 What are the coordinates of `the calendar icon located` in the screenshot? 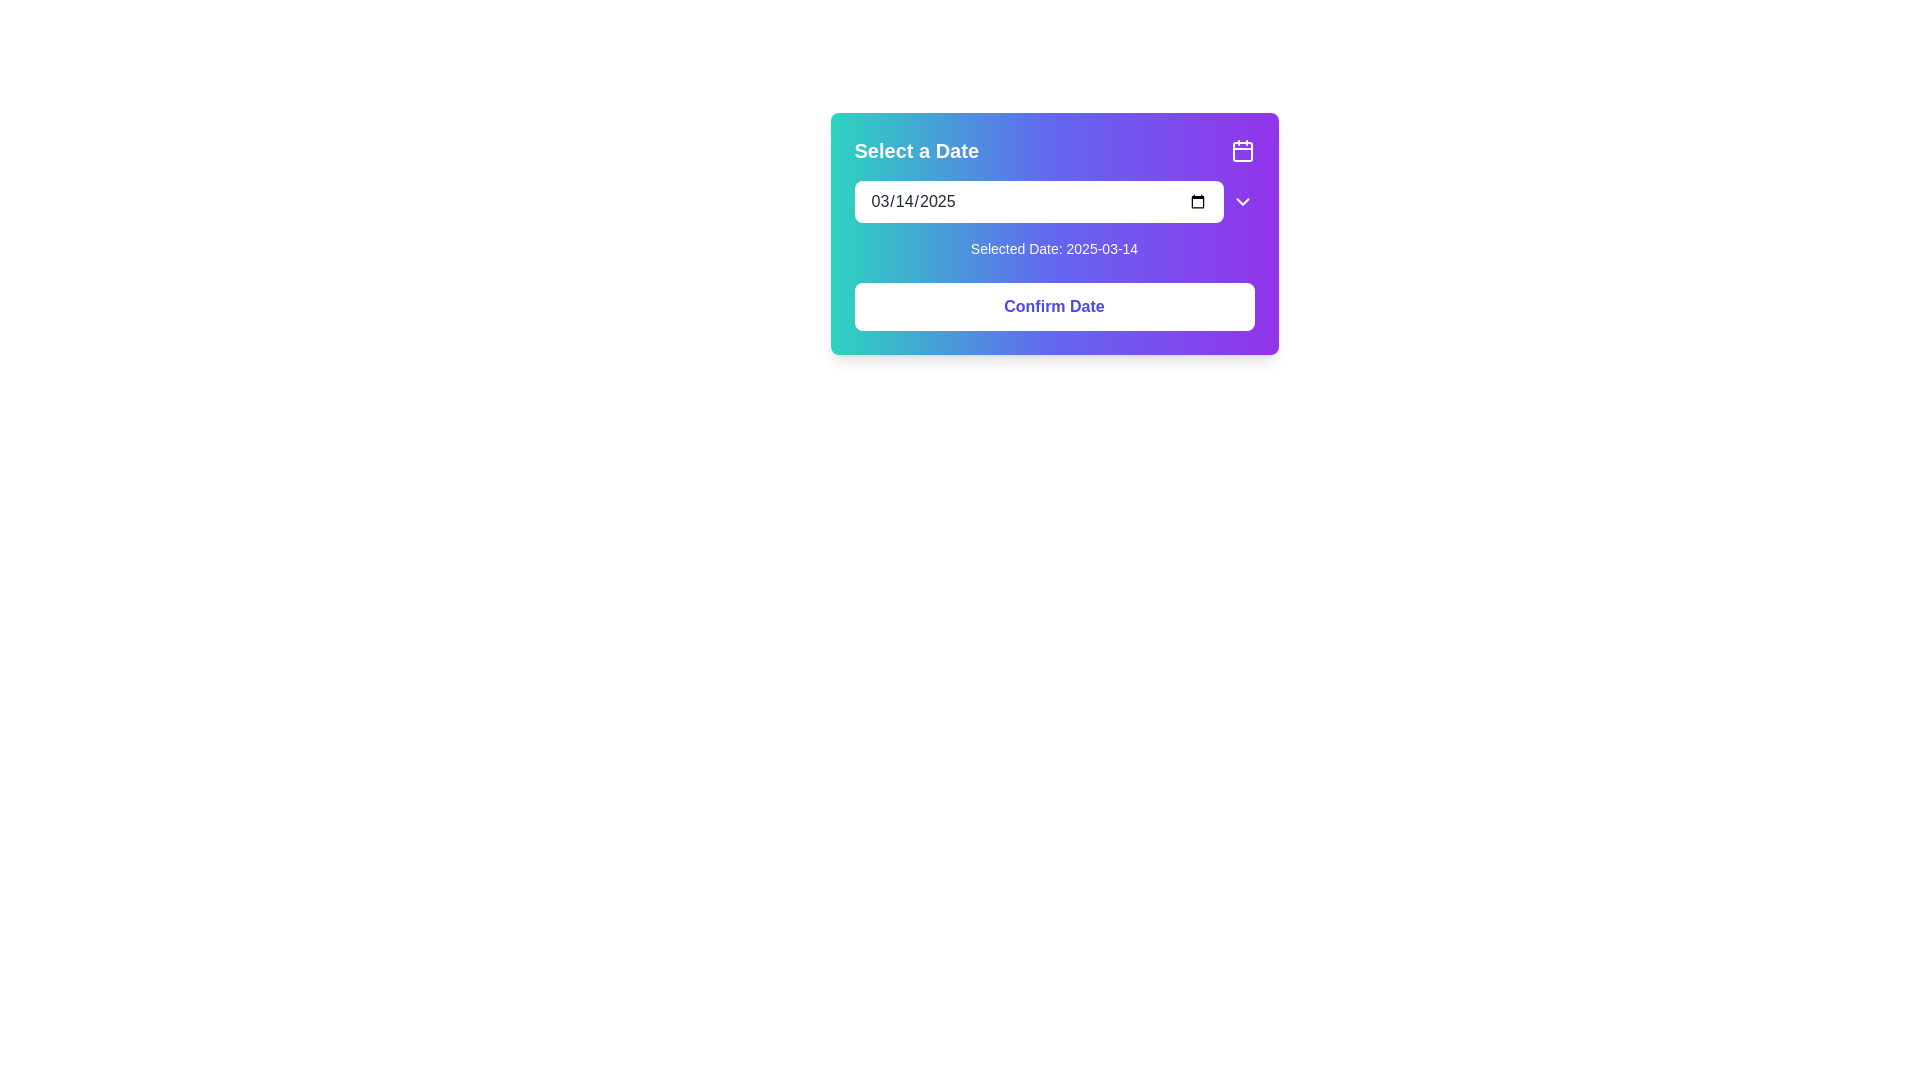 It's located at (1241, 149).